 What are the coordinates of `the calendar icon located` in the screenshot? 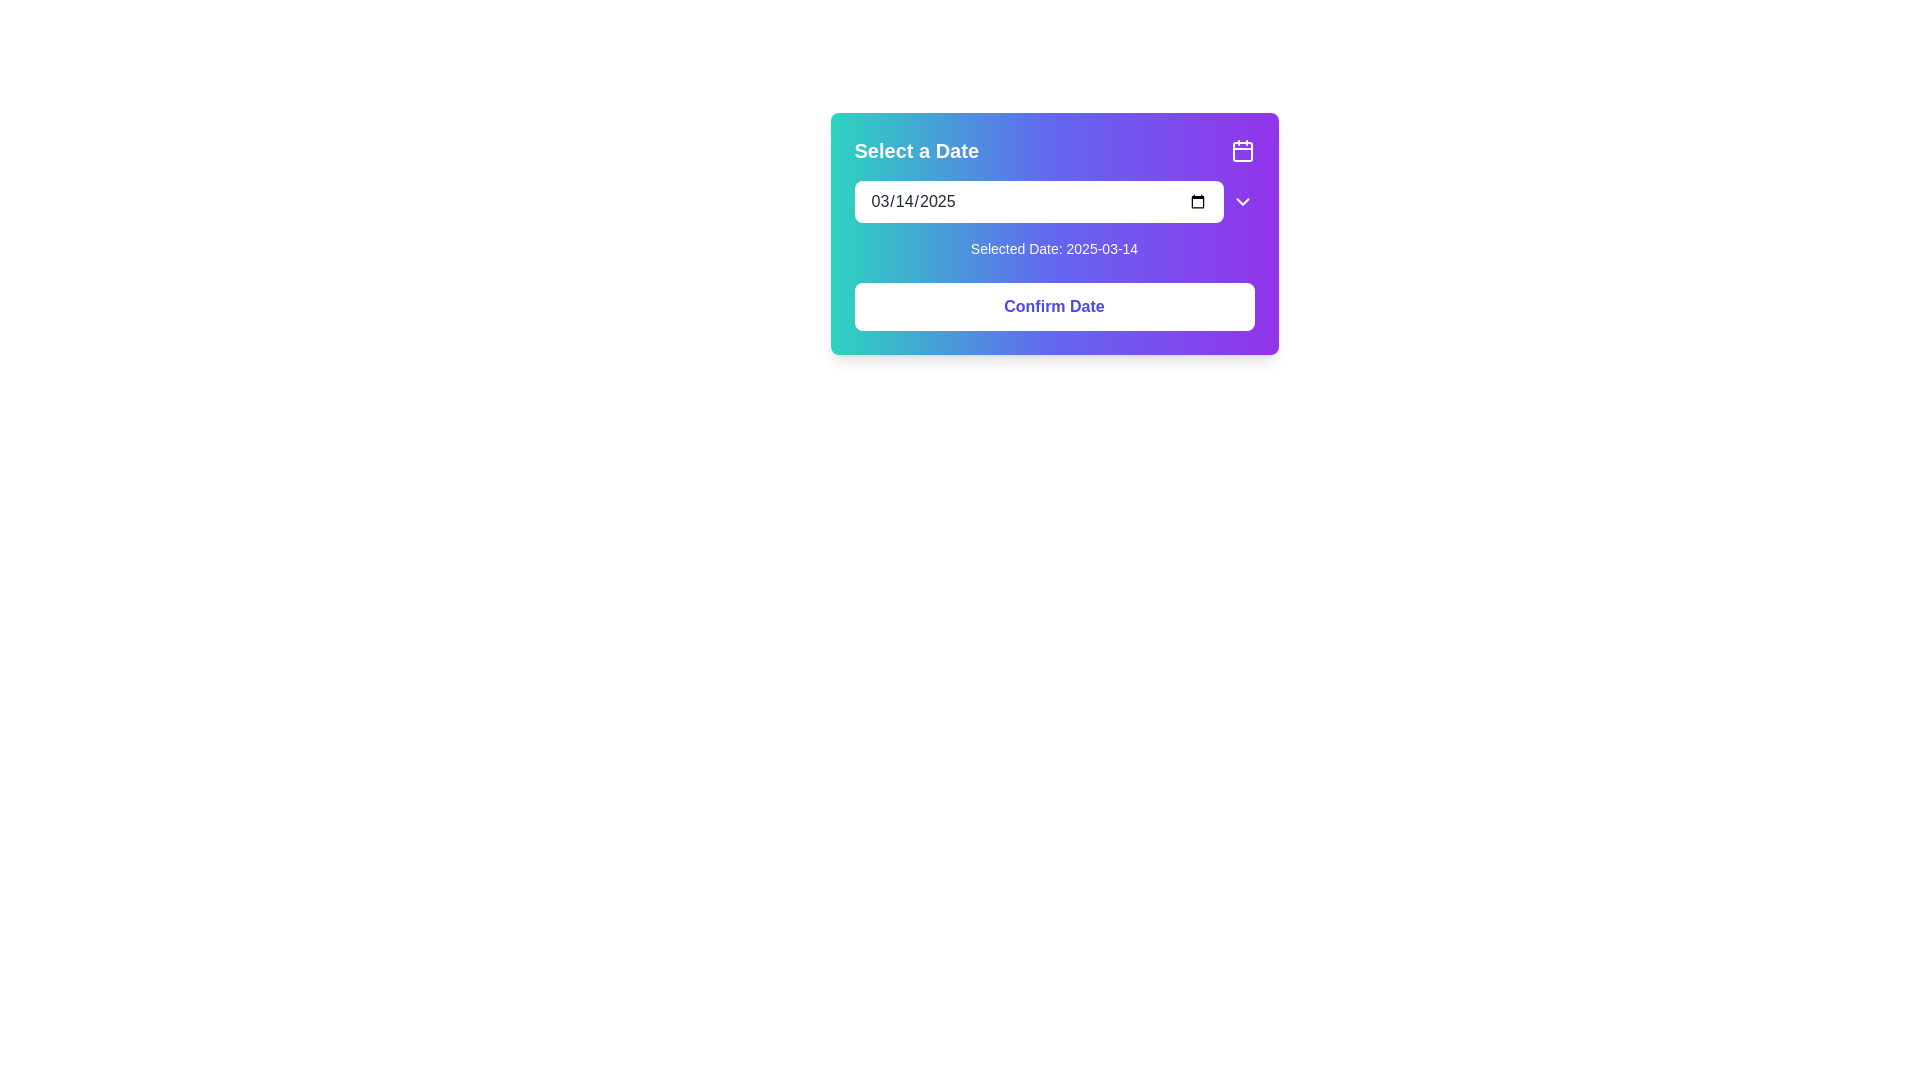 It's located at (1241, 149).